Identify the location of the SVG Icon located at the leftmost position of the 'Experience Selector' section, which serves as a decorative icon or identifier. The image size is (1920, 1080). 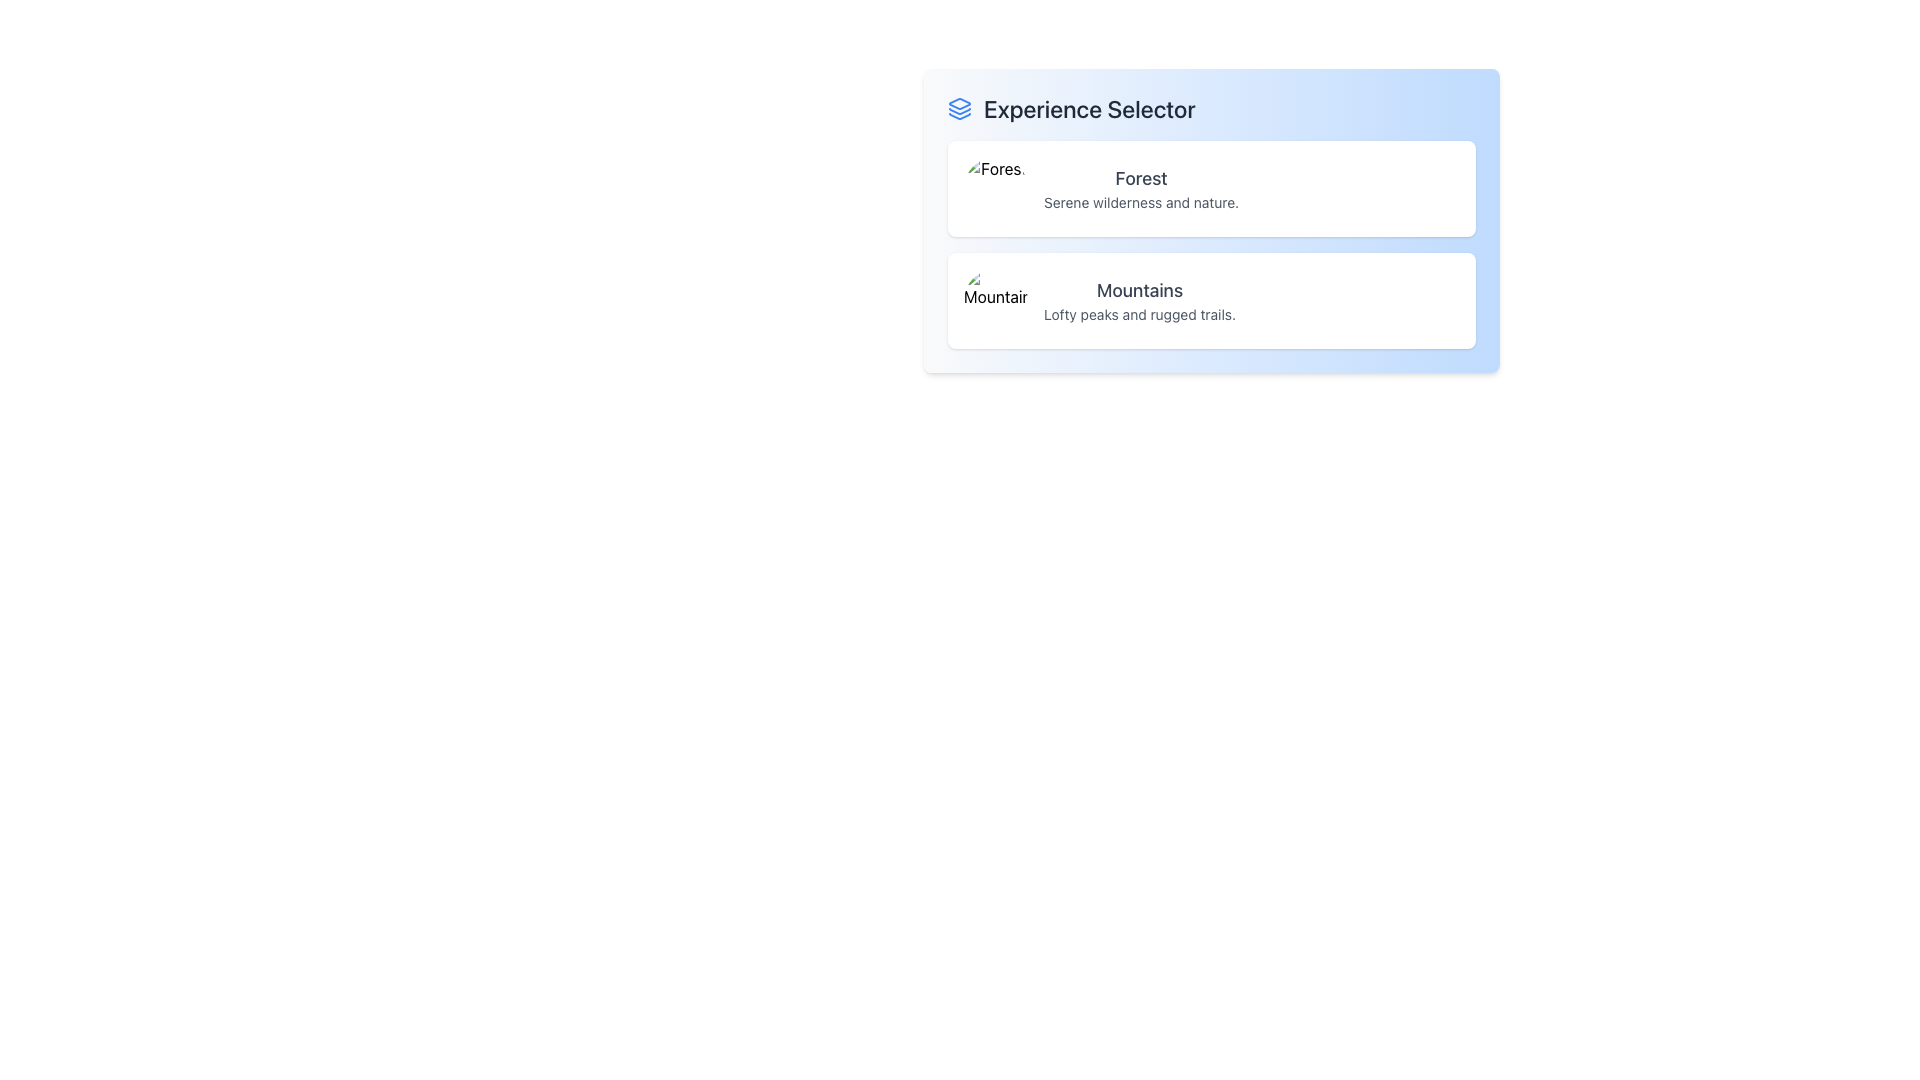
(960, 108).